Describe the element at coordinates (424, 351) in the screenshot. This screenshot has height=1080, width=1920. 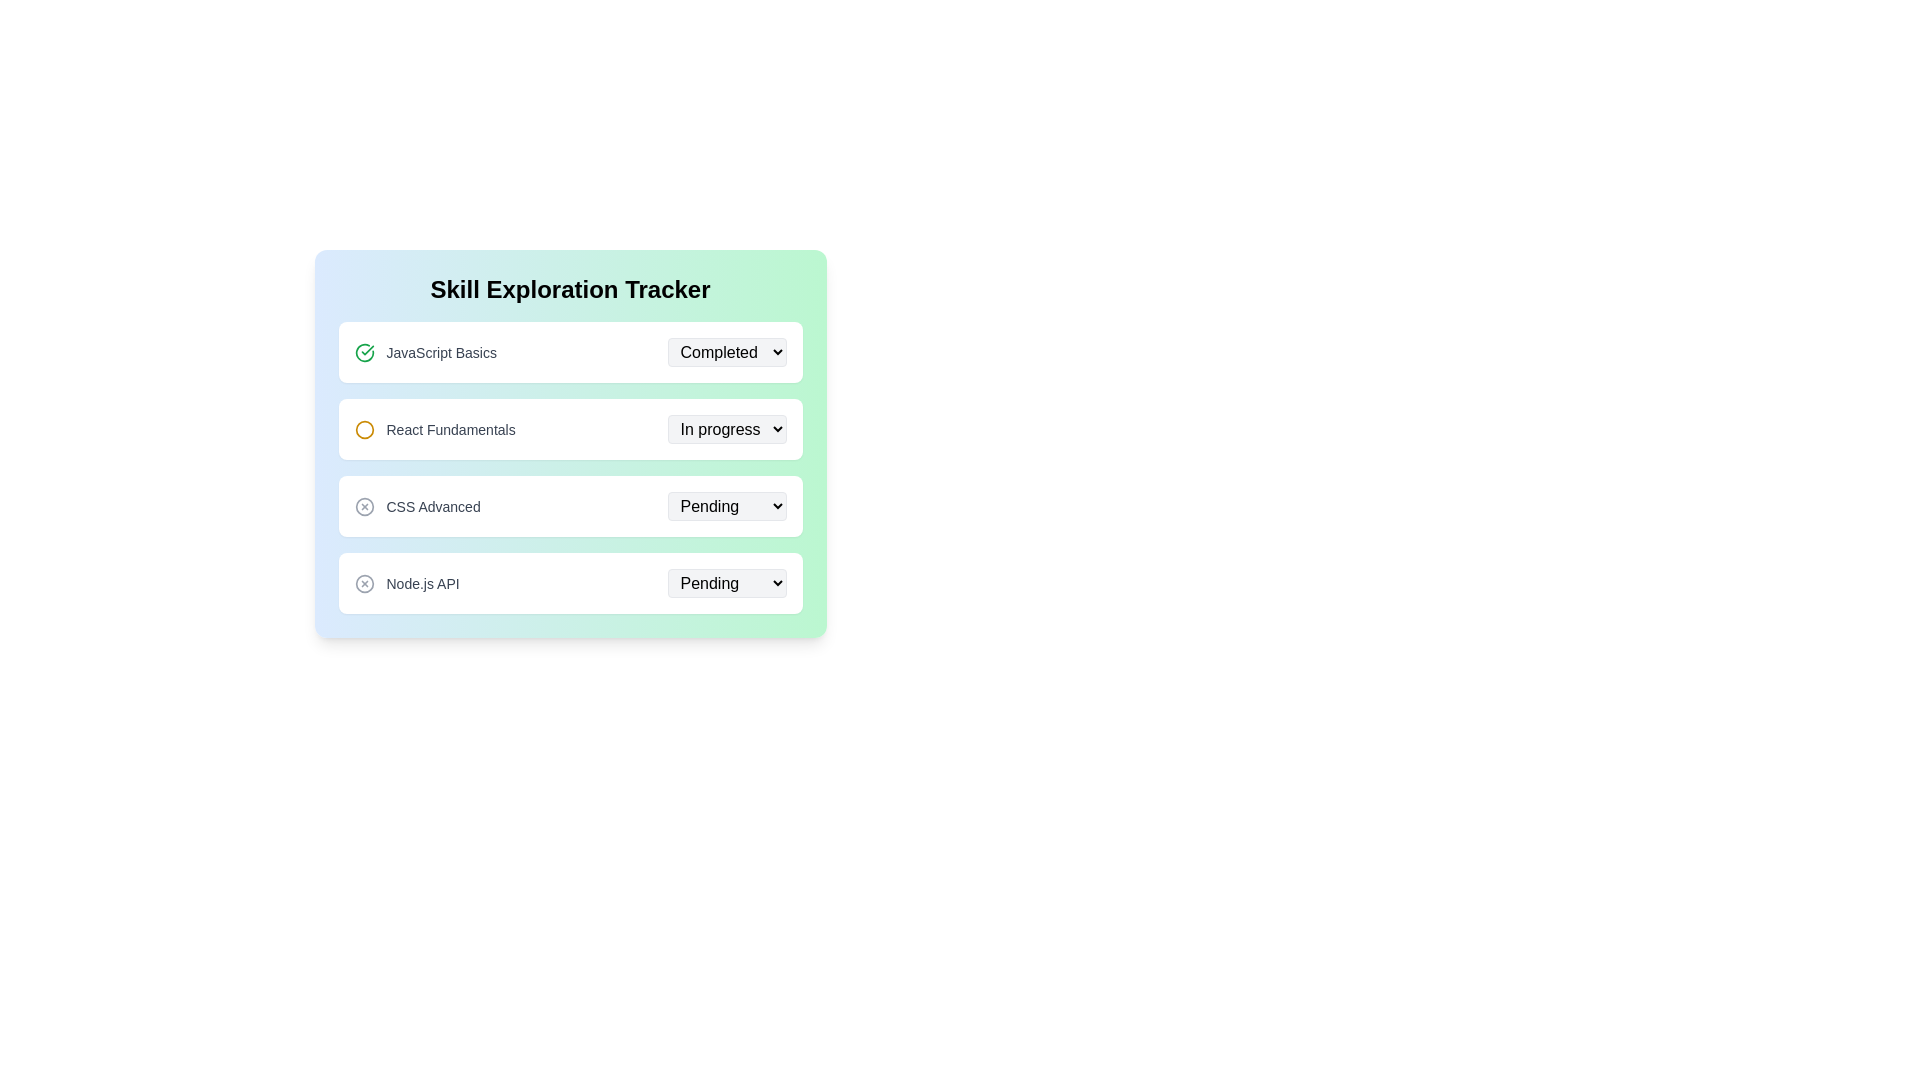
I see `the text label displaying 'JavaScript Basics'` at that location.